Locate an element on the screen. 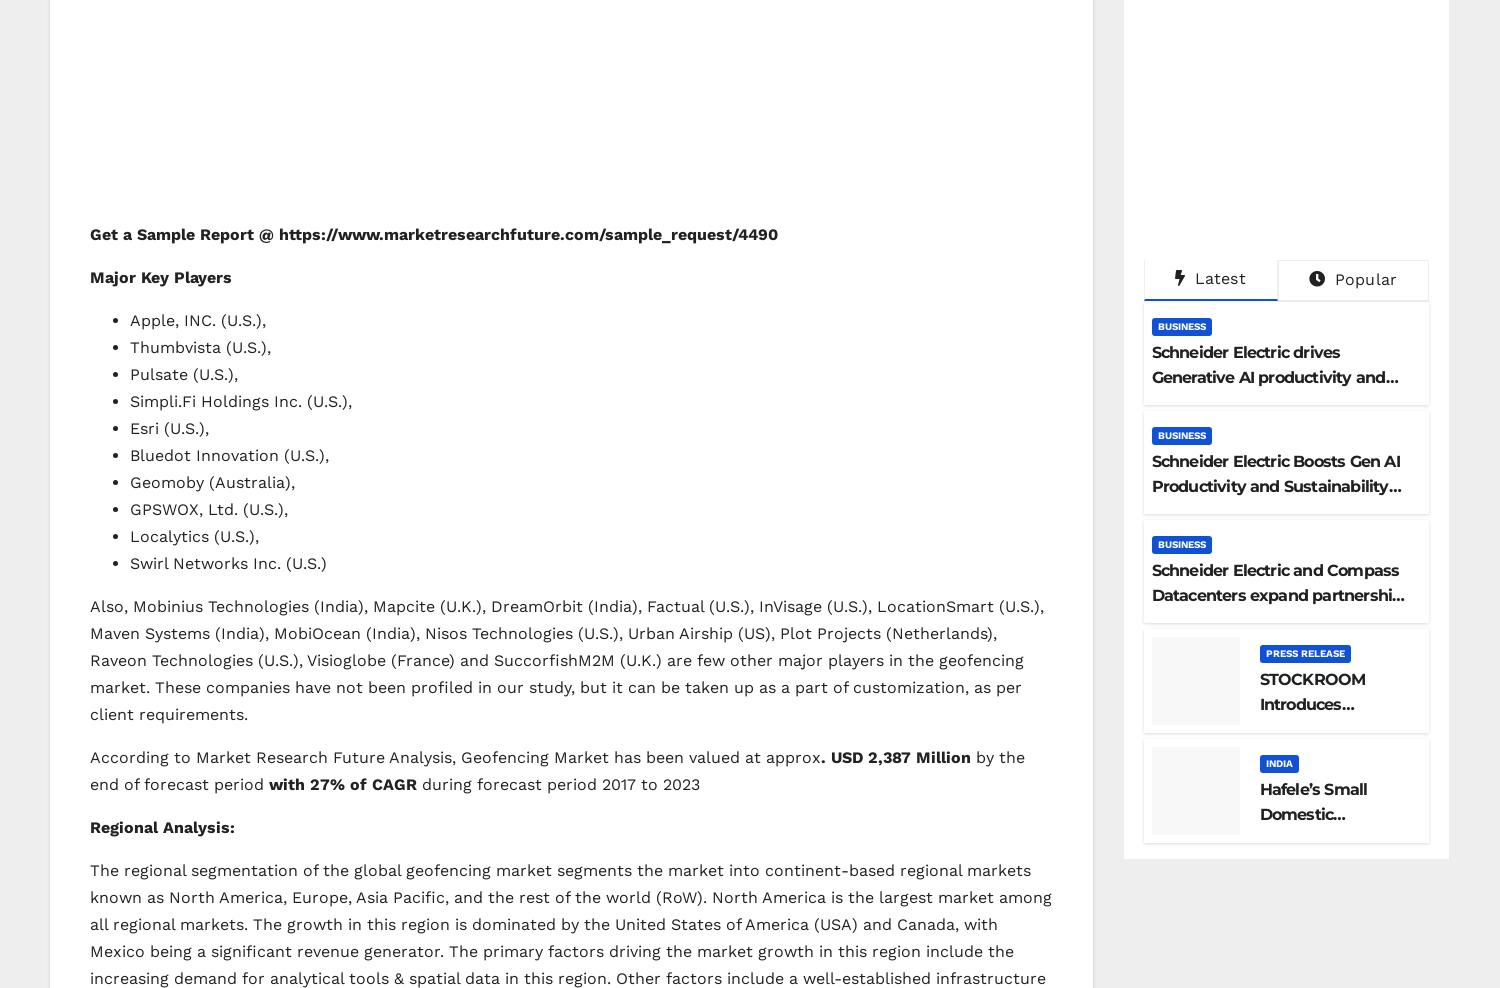 Image resolution: width=1500 pixels, height=988 pixels. 'Swirl Networks Inc. (U.S.)' is located at coordinates (227, 562).